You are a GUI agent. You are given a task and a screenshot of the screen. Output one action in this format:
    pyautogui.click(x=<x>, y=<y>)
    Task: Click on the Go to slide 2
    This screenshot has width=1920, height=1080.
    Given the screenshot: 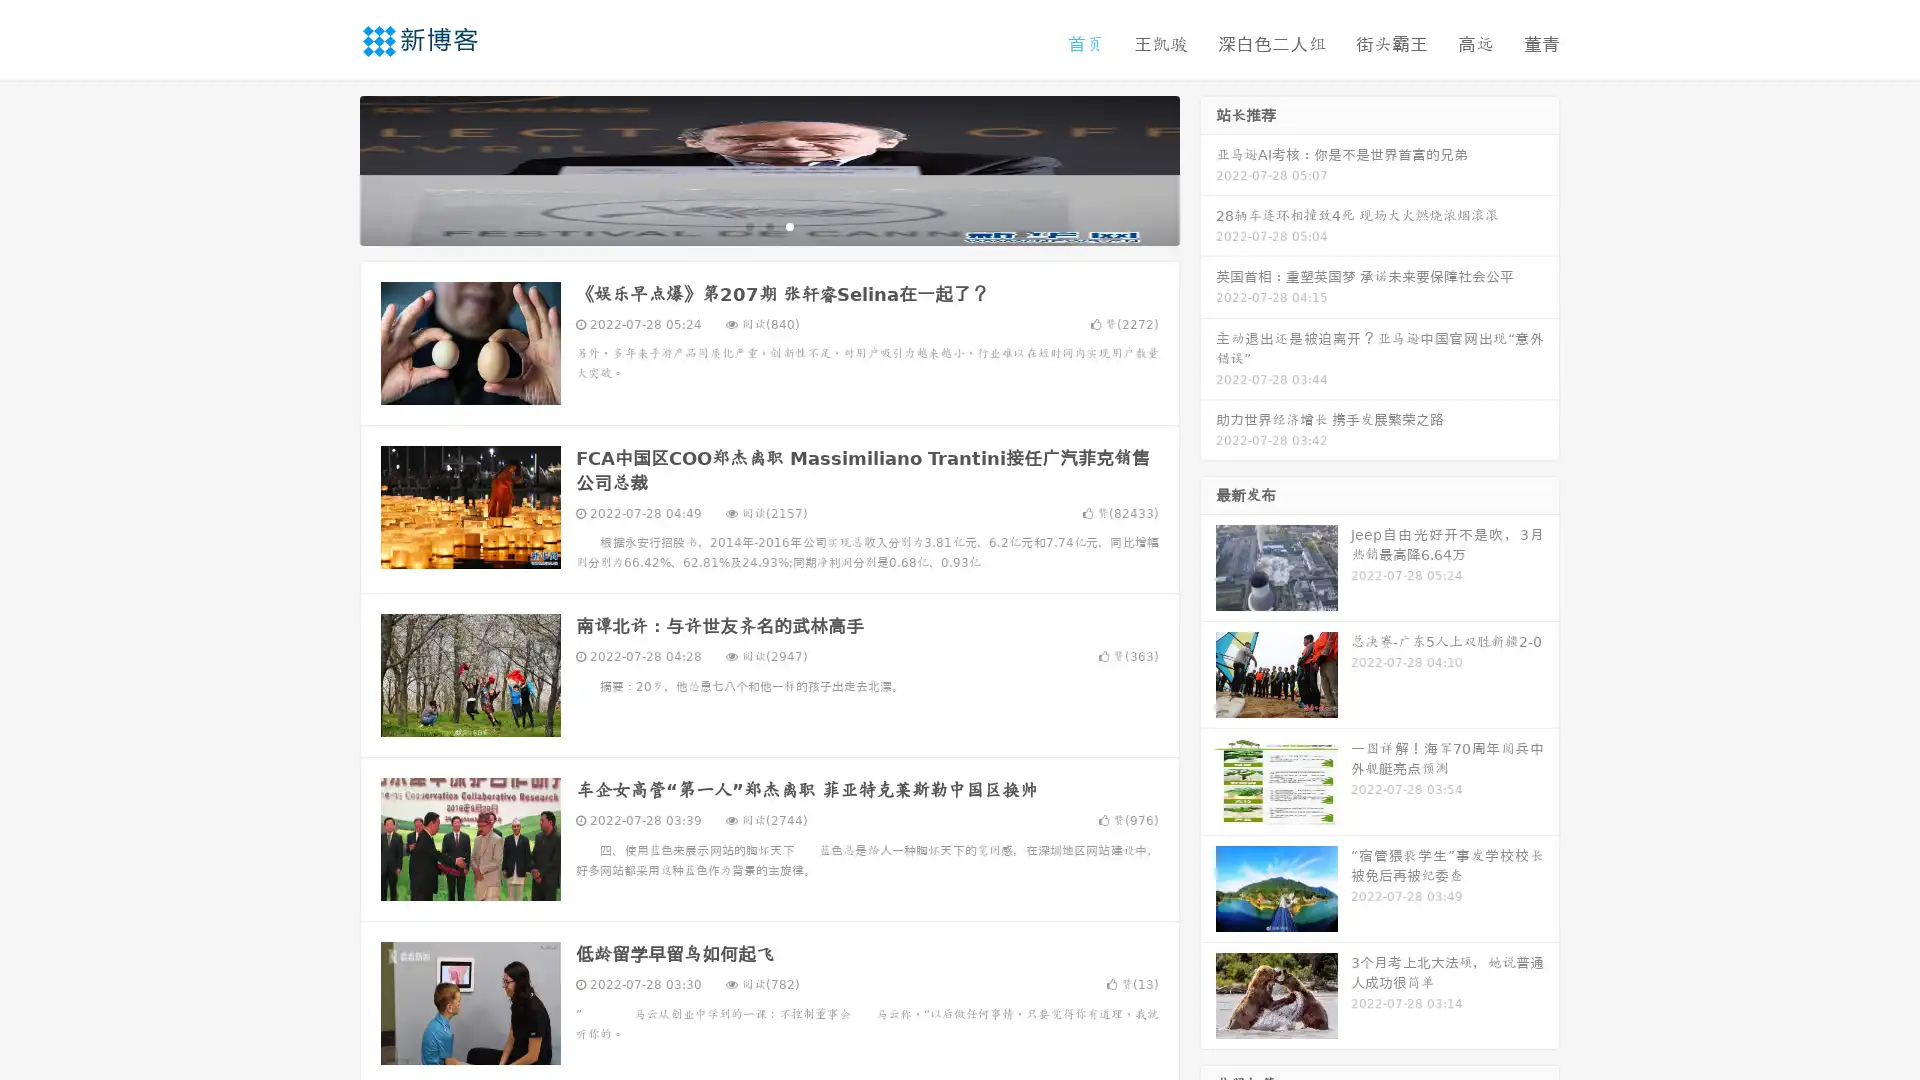 What is the action you would take?
    pyautogui.click(x=768, y=225)
    